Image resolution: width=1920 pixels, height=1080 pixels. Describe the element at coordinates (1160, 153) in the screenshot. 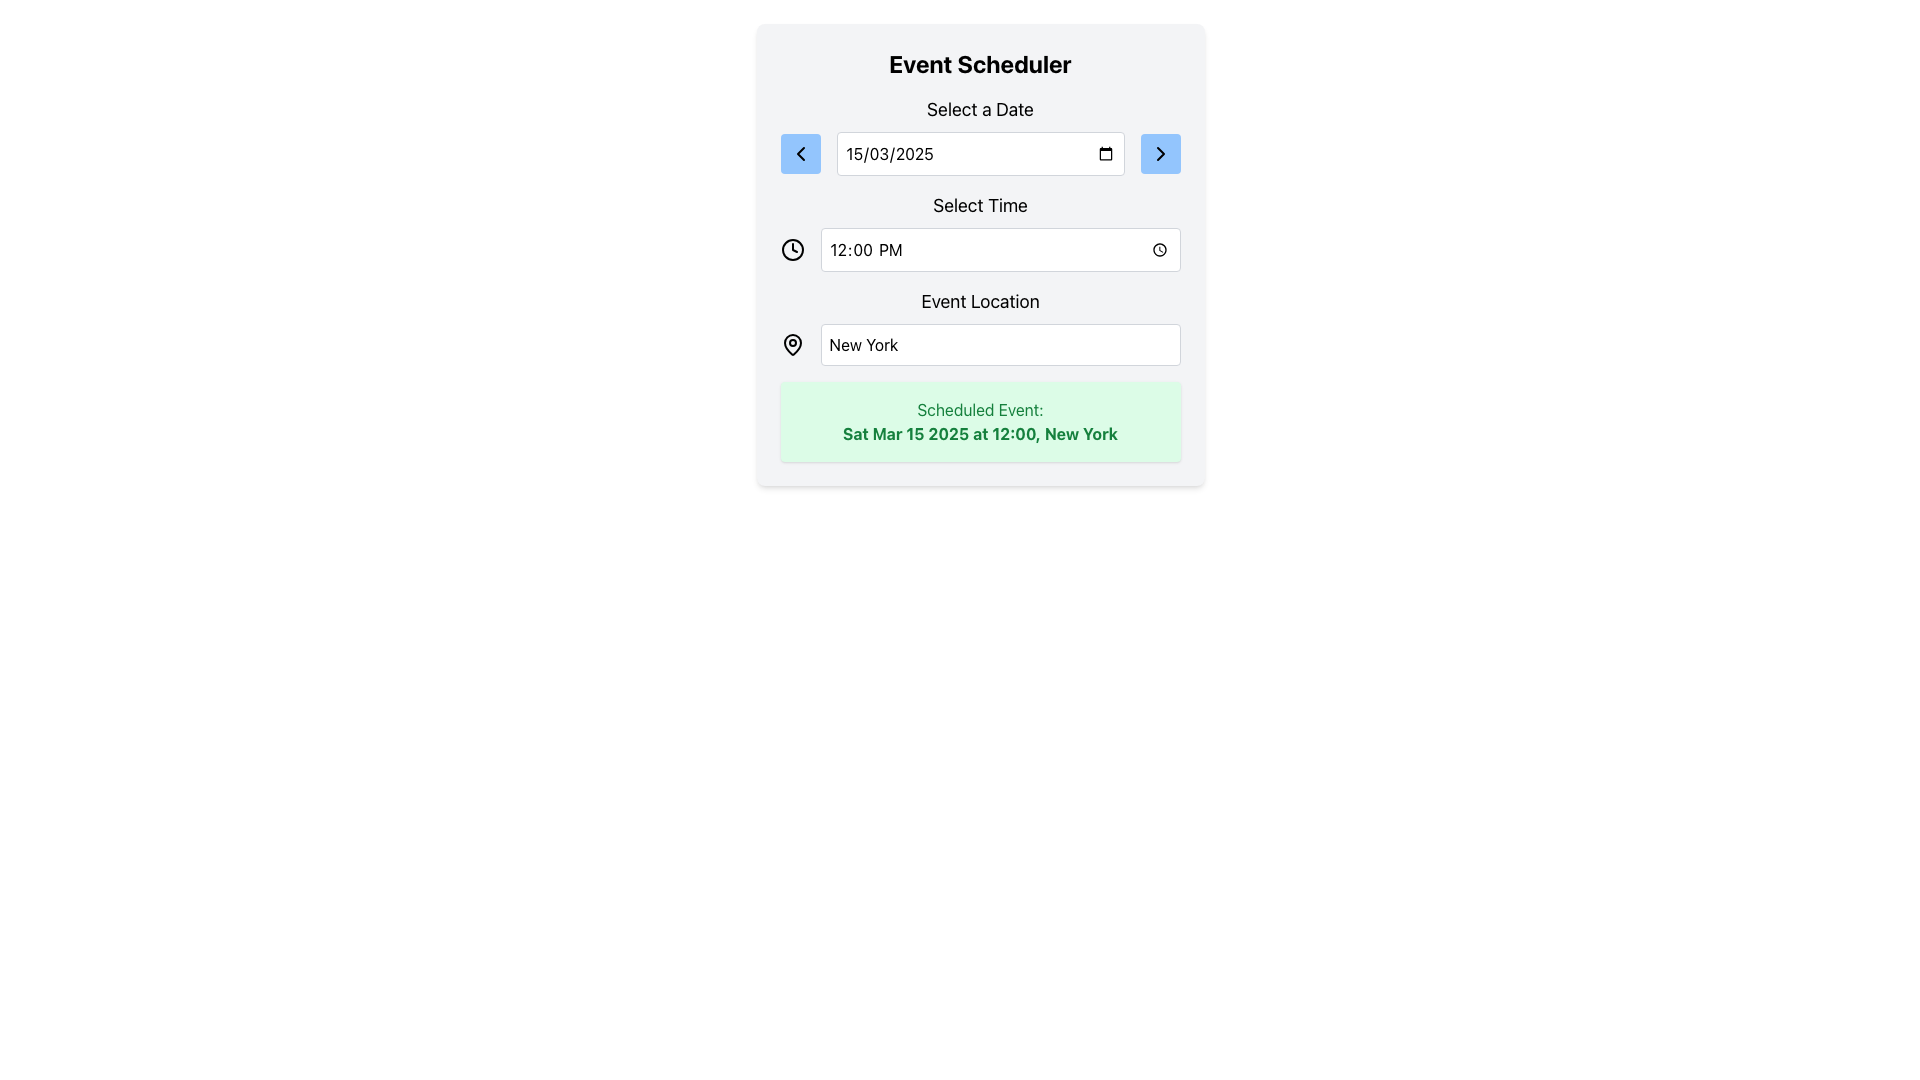

I see `the right-pointing arrow icon, which is a minimalistic vector icon located to the right of the 'Select a Date' input box` at that location.